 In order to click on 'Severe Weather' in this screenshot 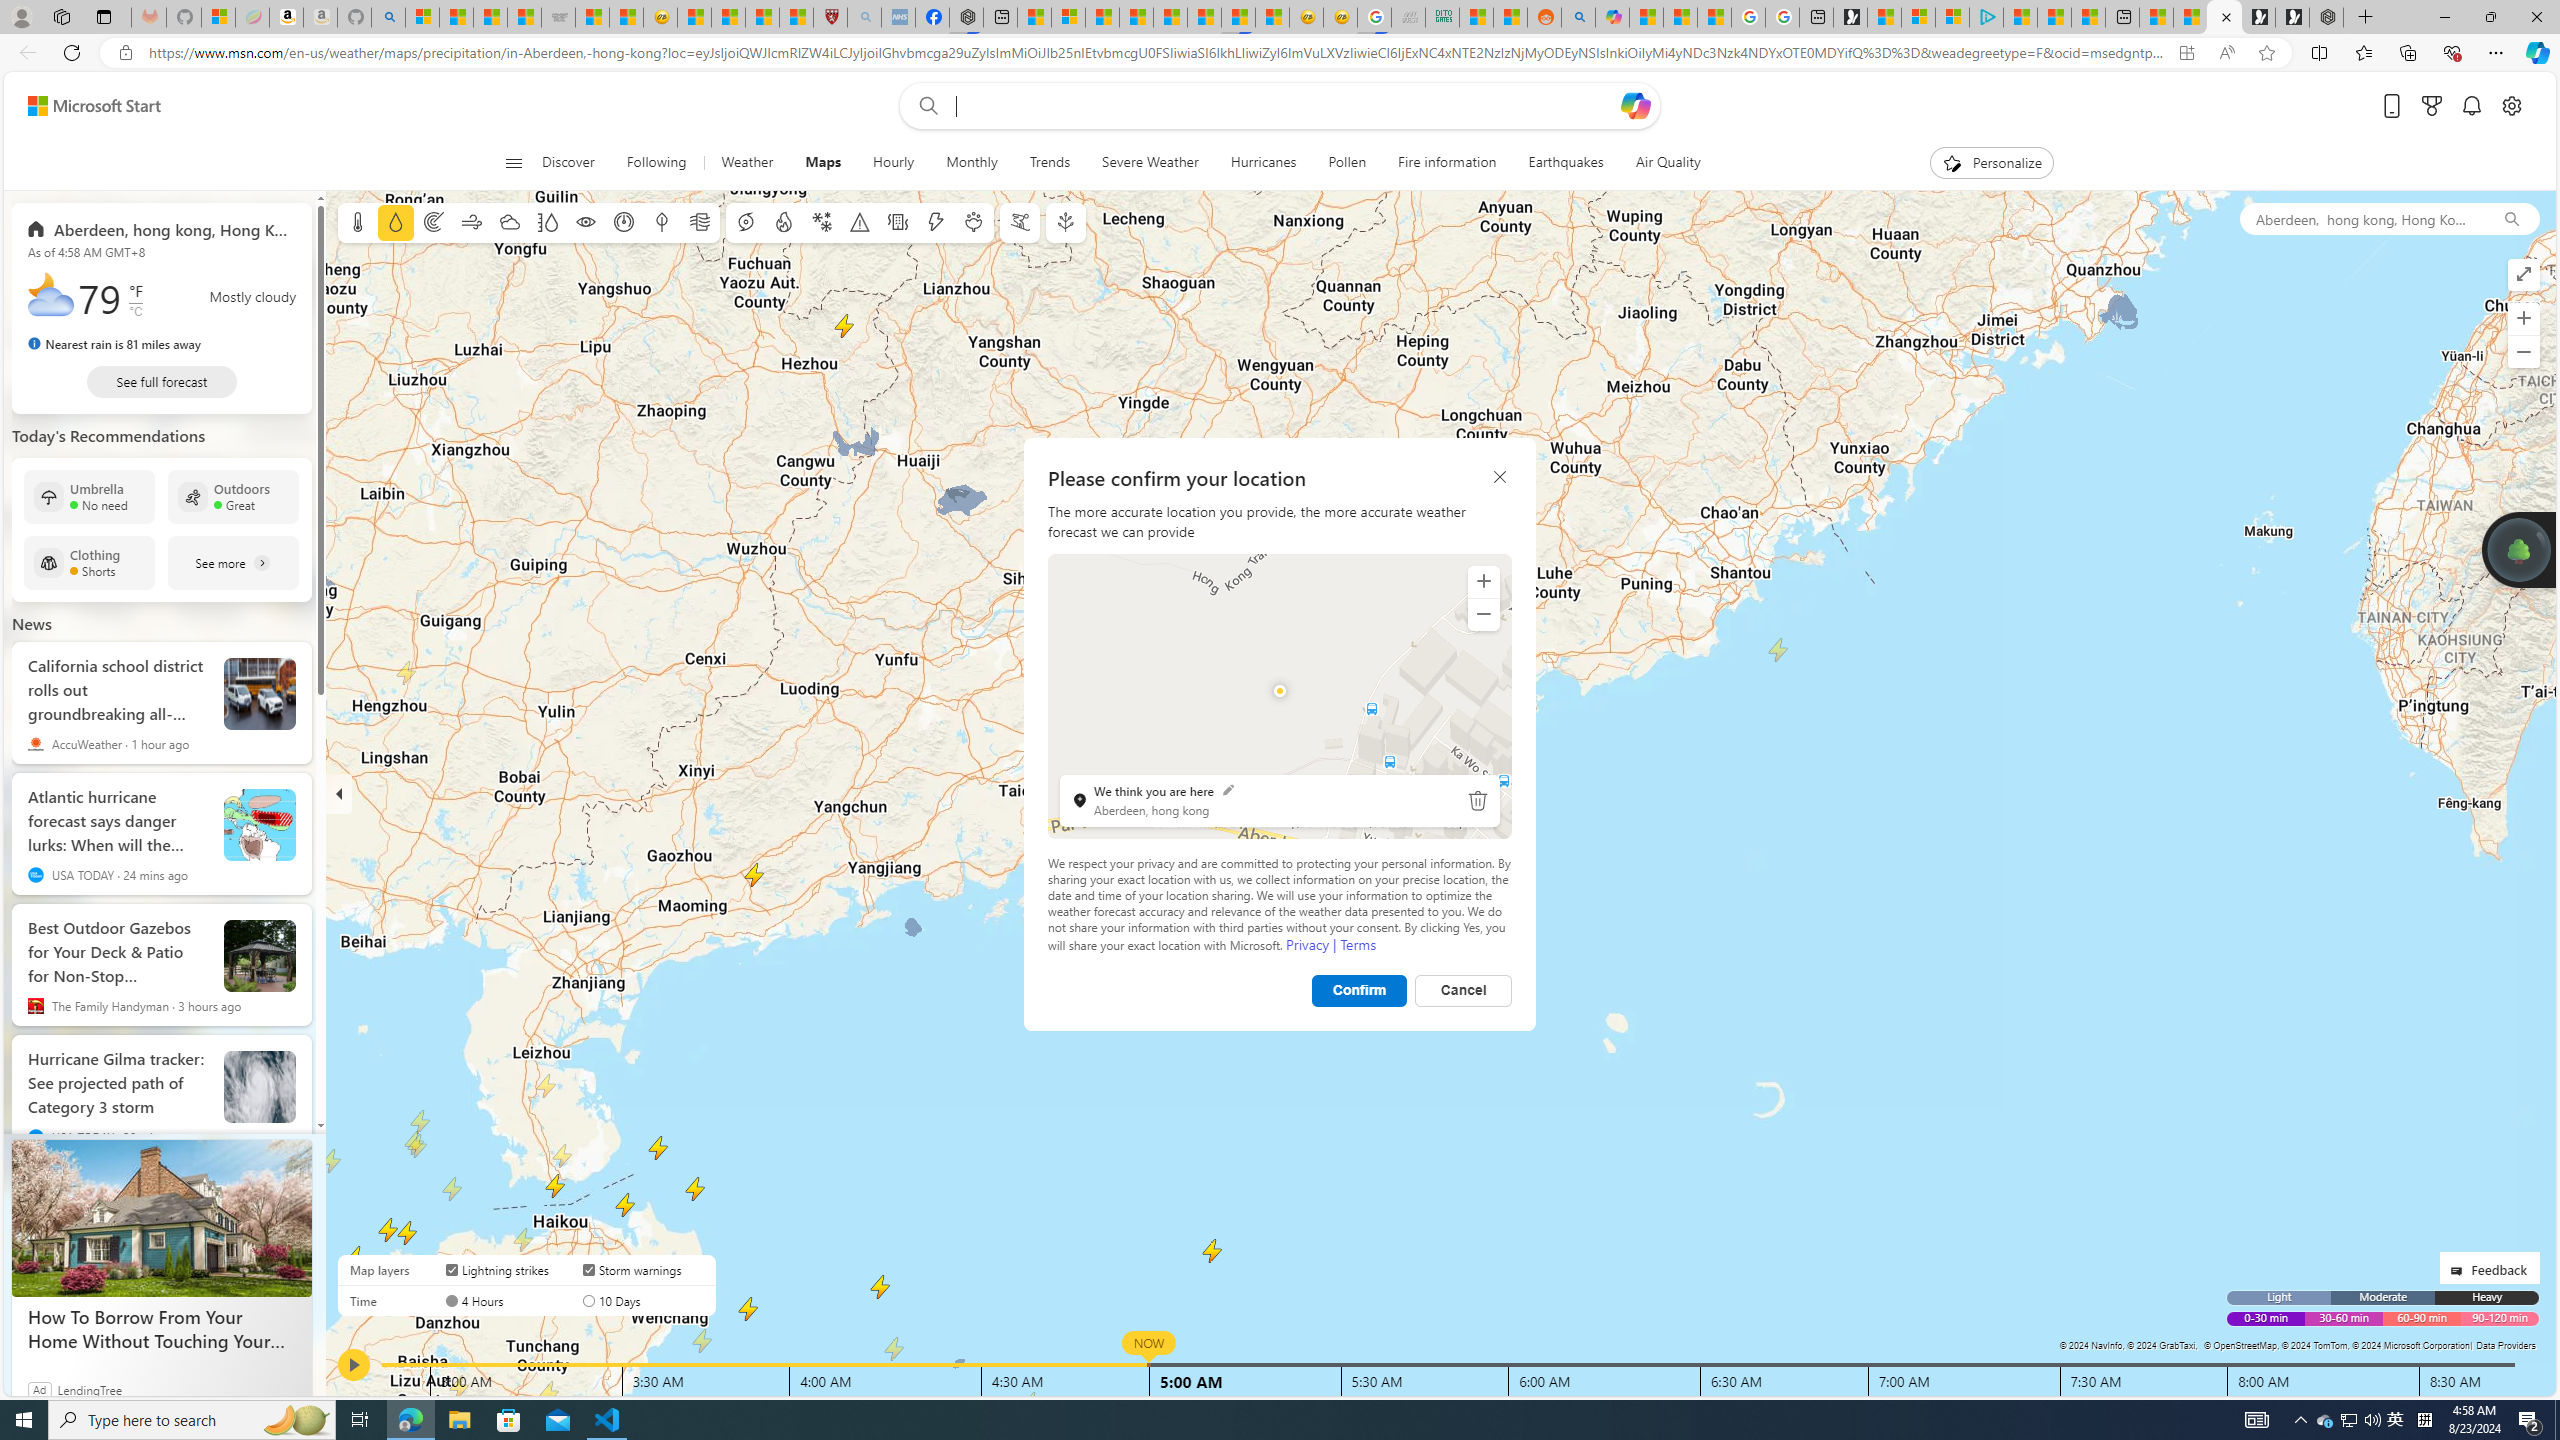, I will do `click(1149, 162)`.